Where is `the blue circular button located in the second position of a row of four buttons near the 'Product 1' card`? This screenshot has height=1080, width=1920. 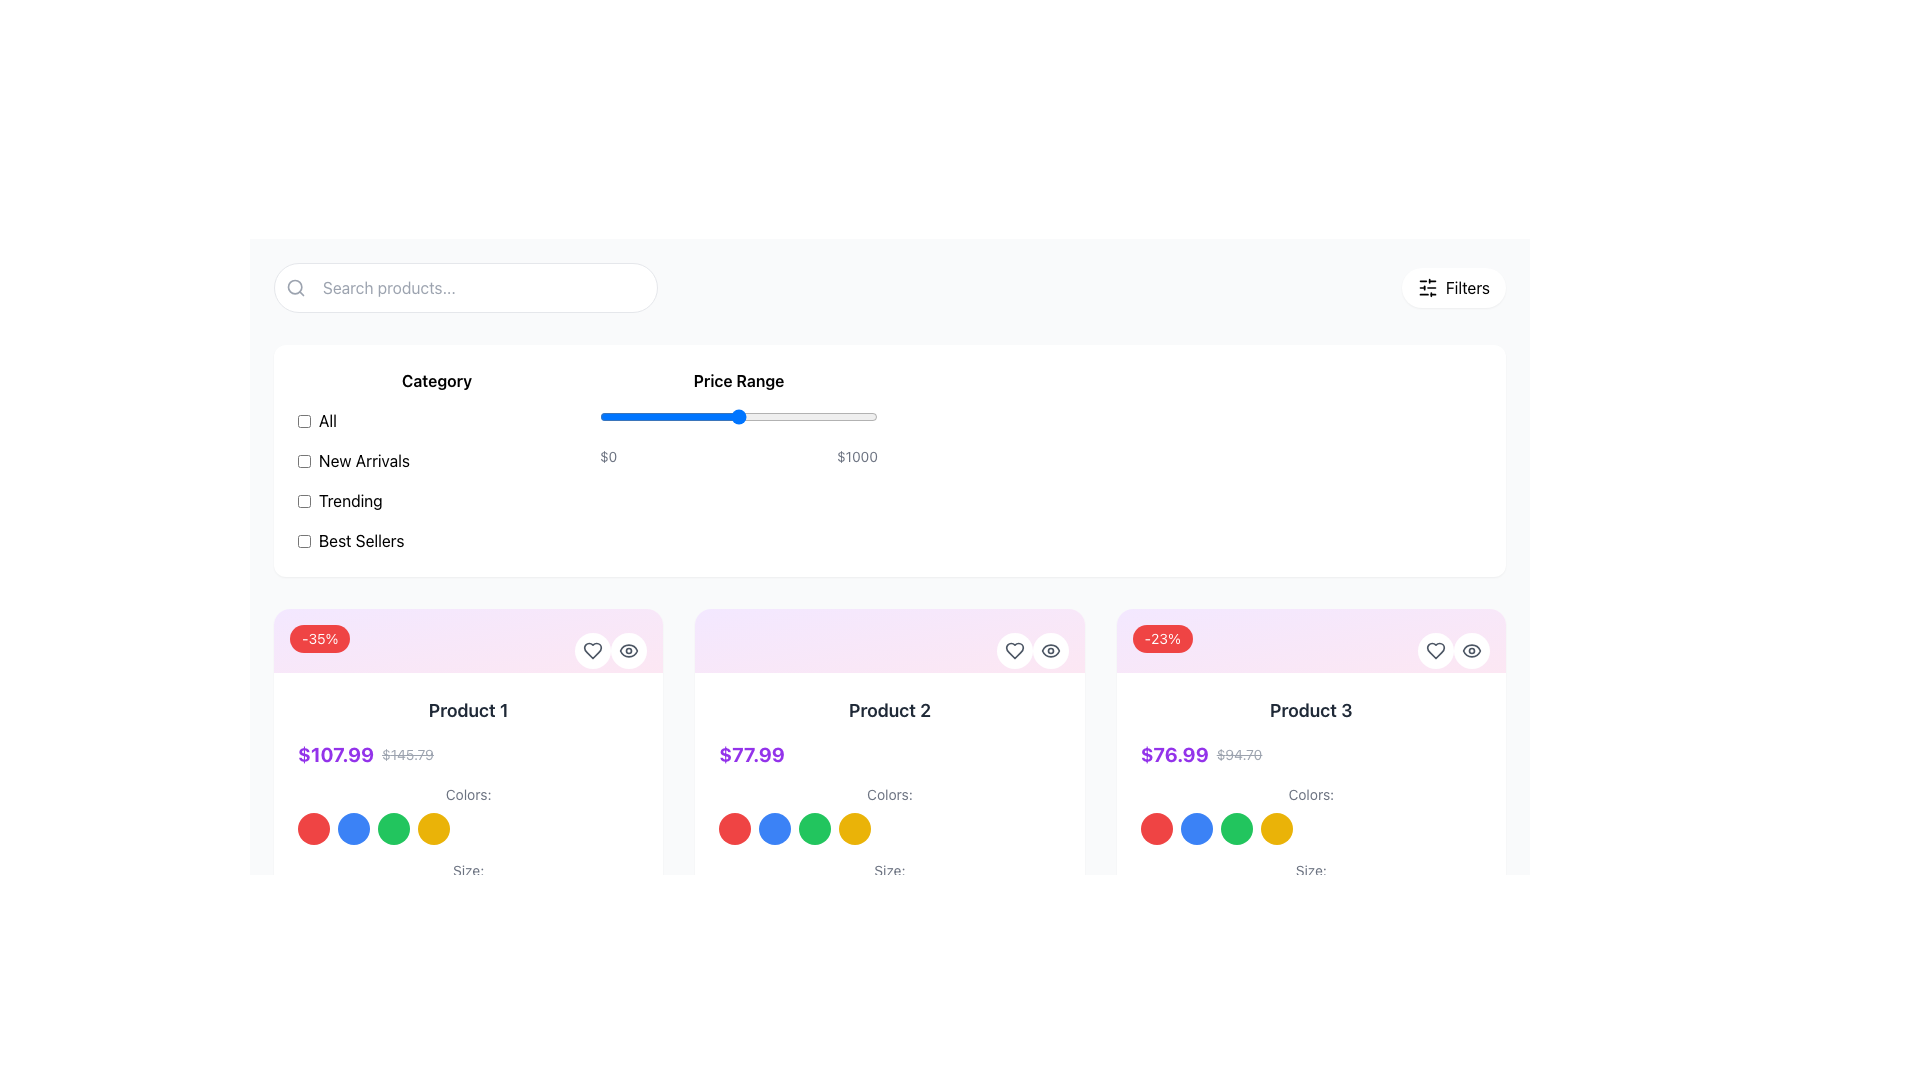
the blue circular button located in the second position of a row of four buttons near the 'Product 1' card is located at coordinates (354, 829).